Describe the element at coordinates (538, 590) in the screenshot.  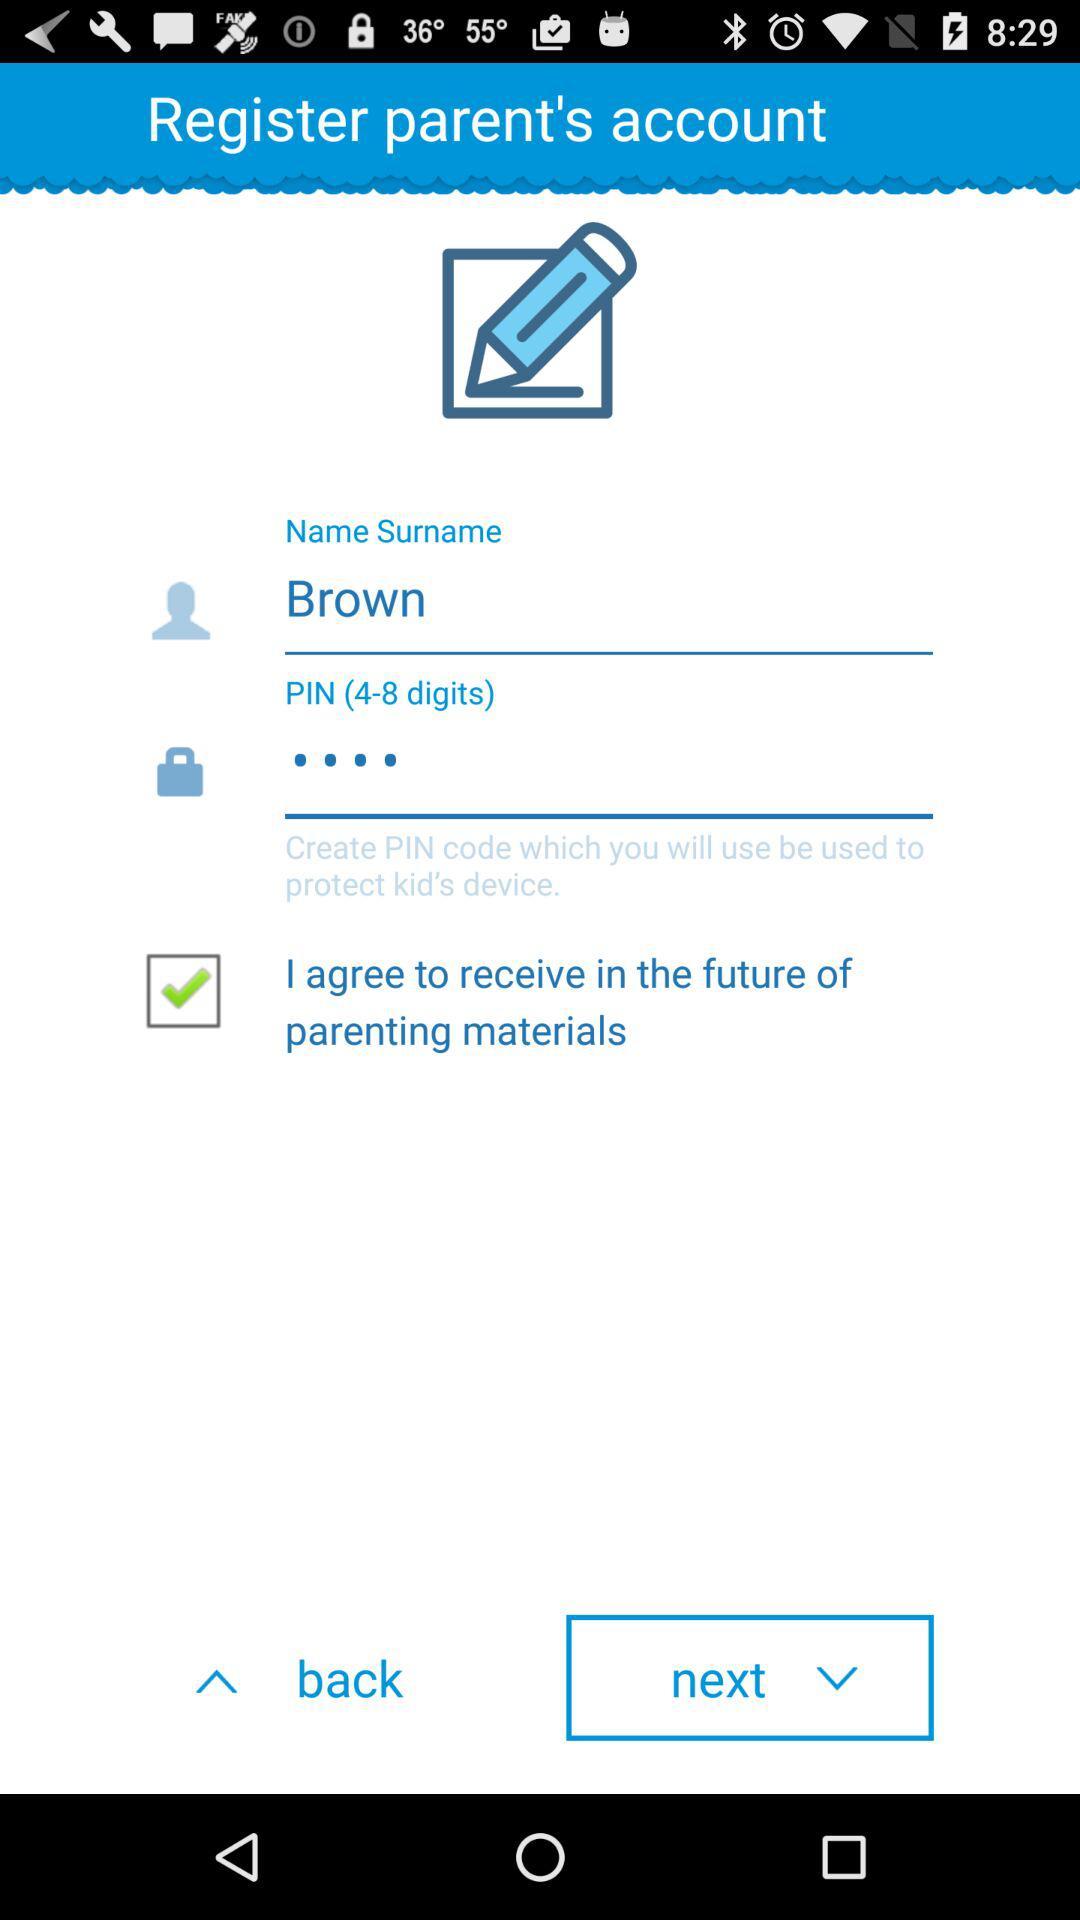
I see `icon above the 1234 item` at that location.